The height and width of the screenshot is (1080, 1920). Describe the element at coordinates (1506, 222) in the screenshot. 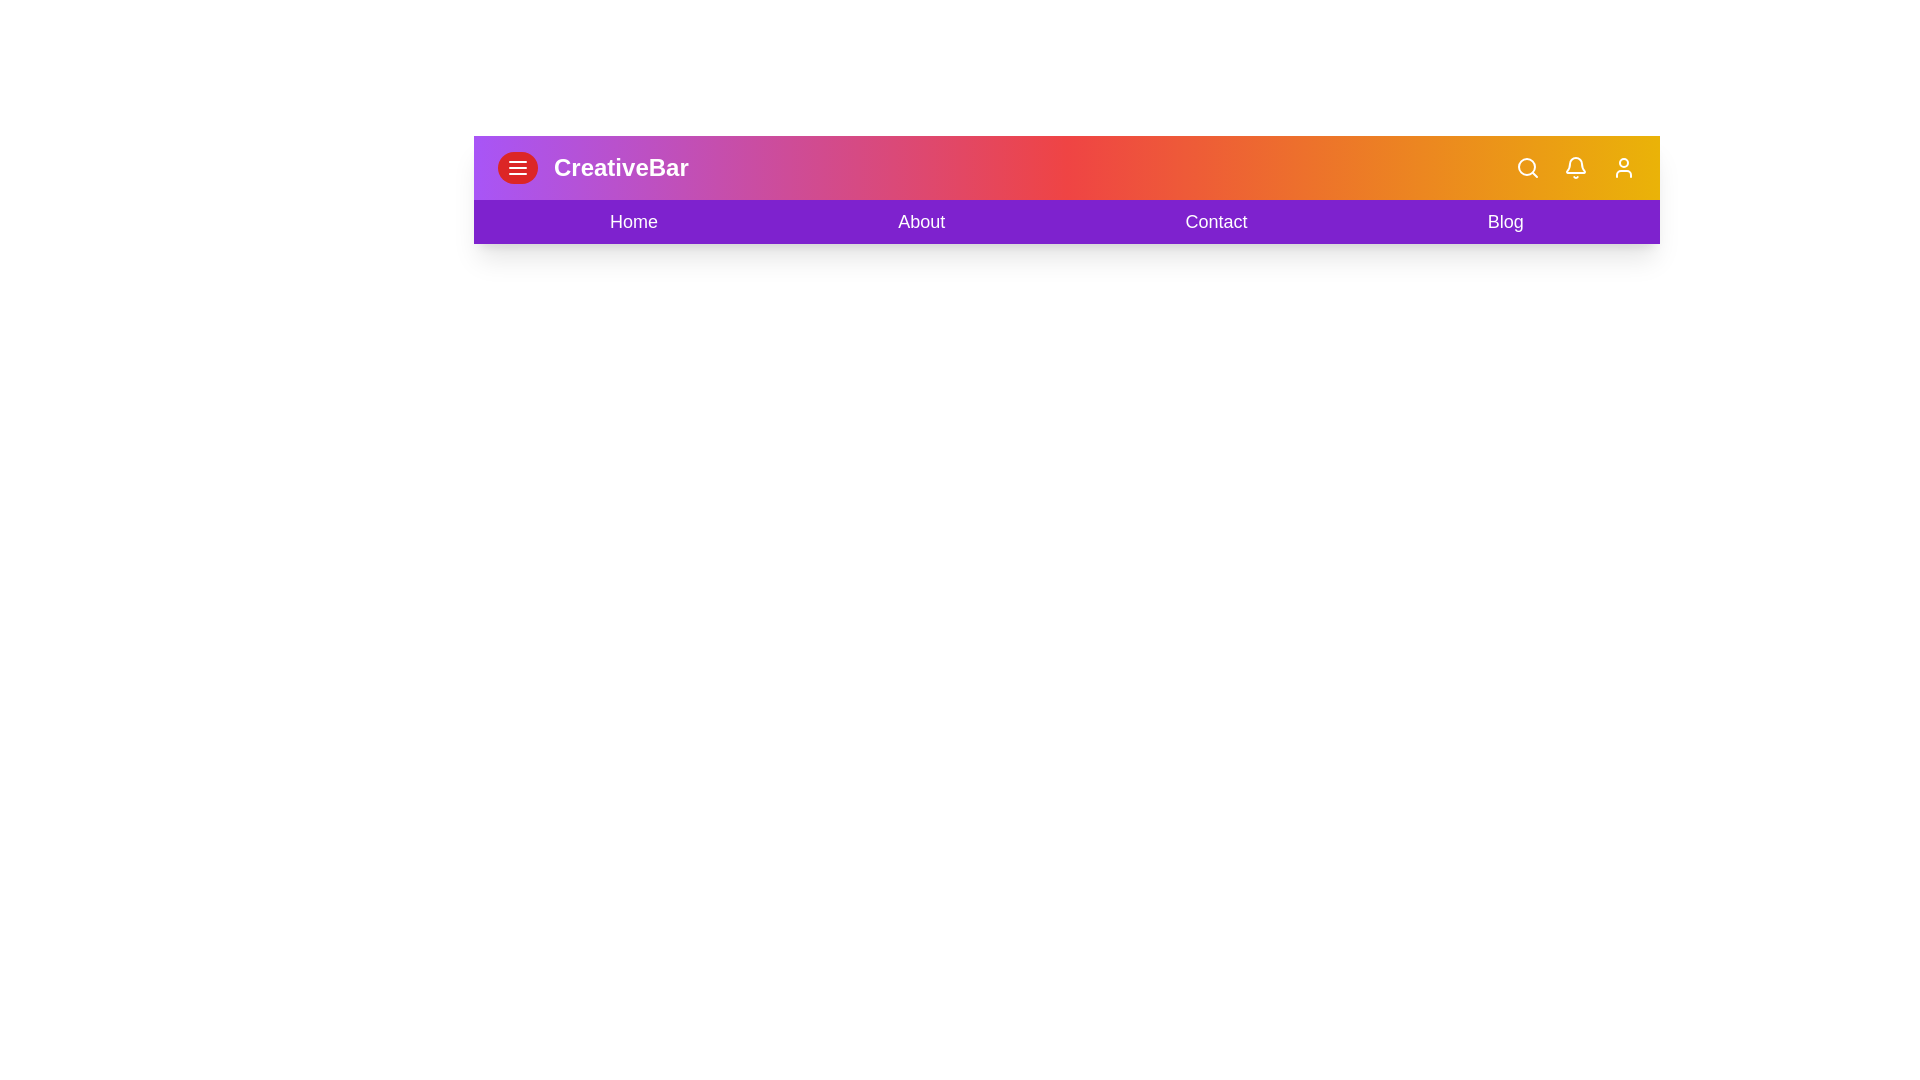

I see `the navigation menu item Blog` at that location.